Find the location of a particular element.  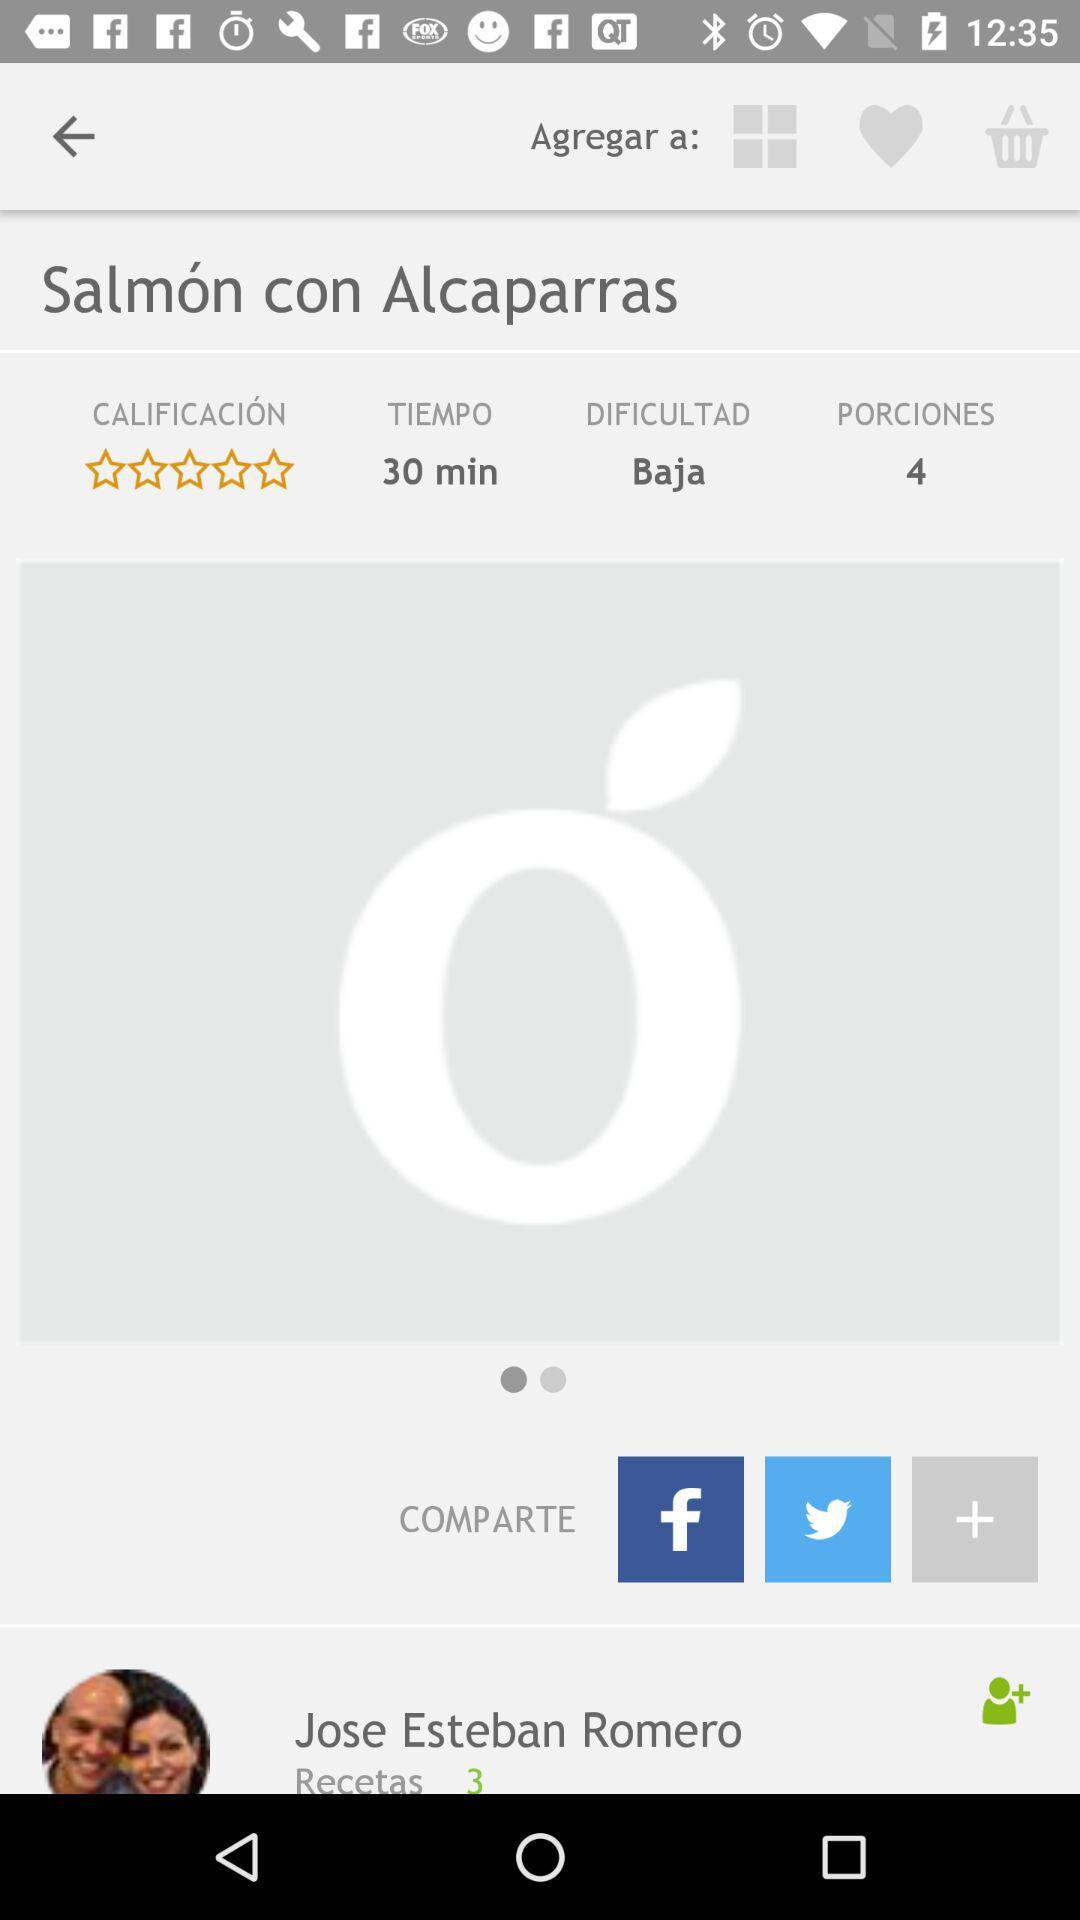

post to facebook is located at coordinates (680, 1519).